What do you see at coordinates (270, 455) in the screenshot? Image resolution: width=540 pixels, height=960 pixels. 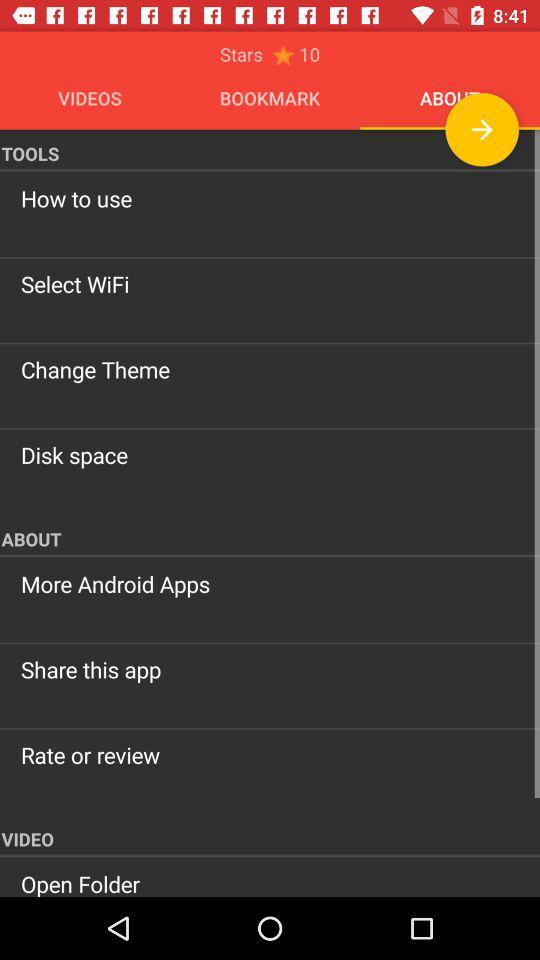 I see `the disk space icon` at bounding box center [270, 455].